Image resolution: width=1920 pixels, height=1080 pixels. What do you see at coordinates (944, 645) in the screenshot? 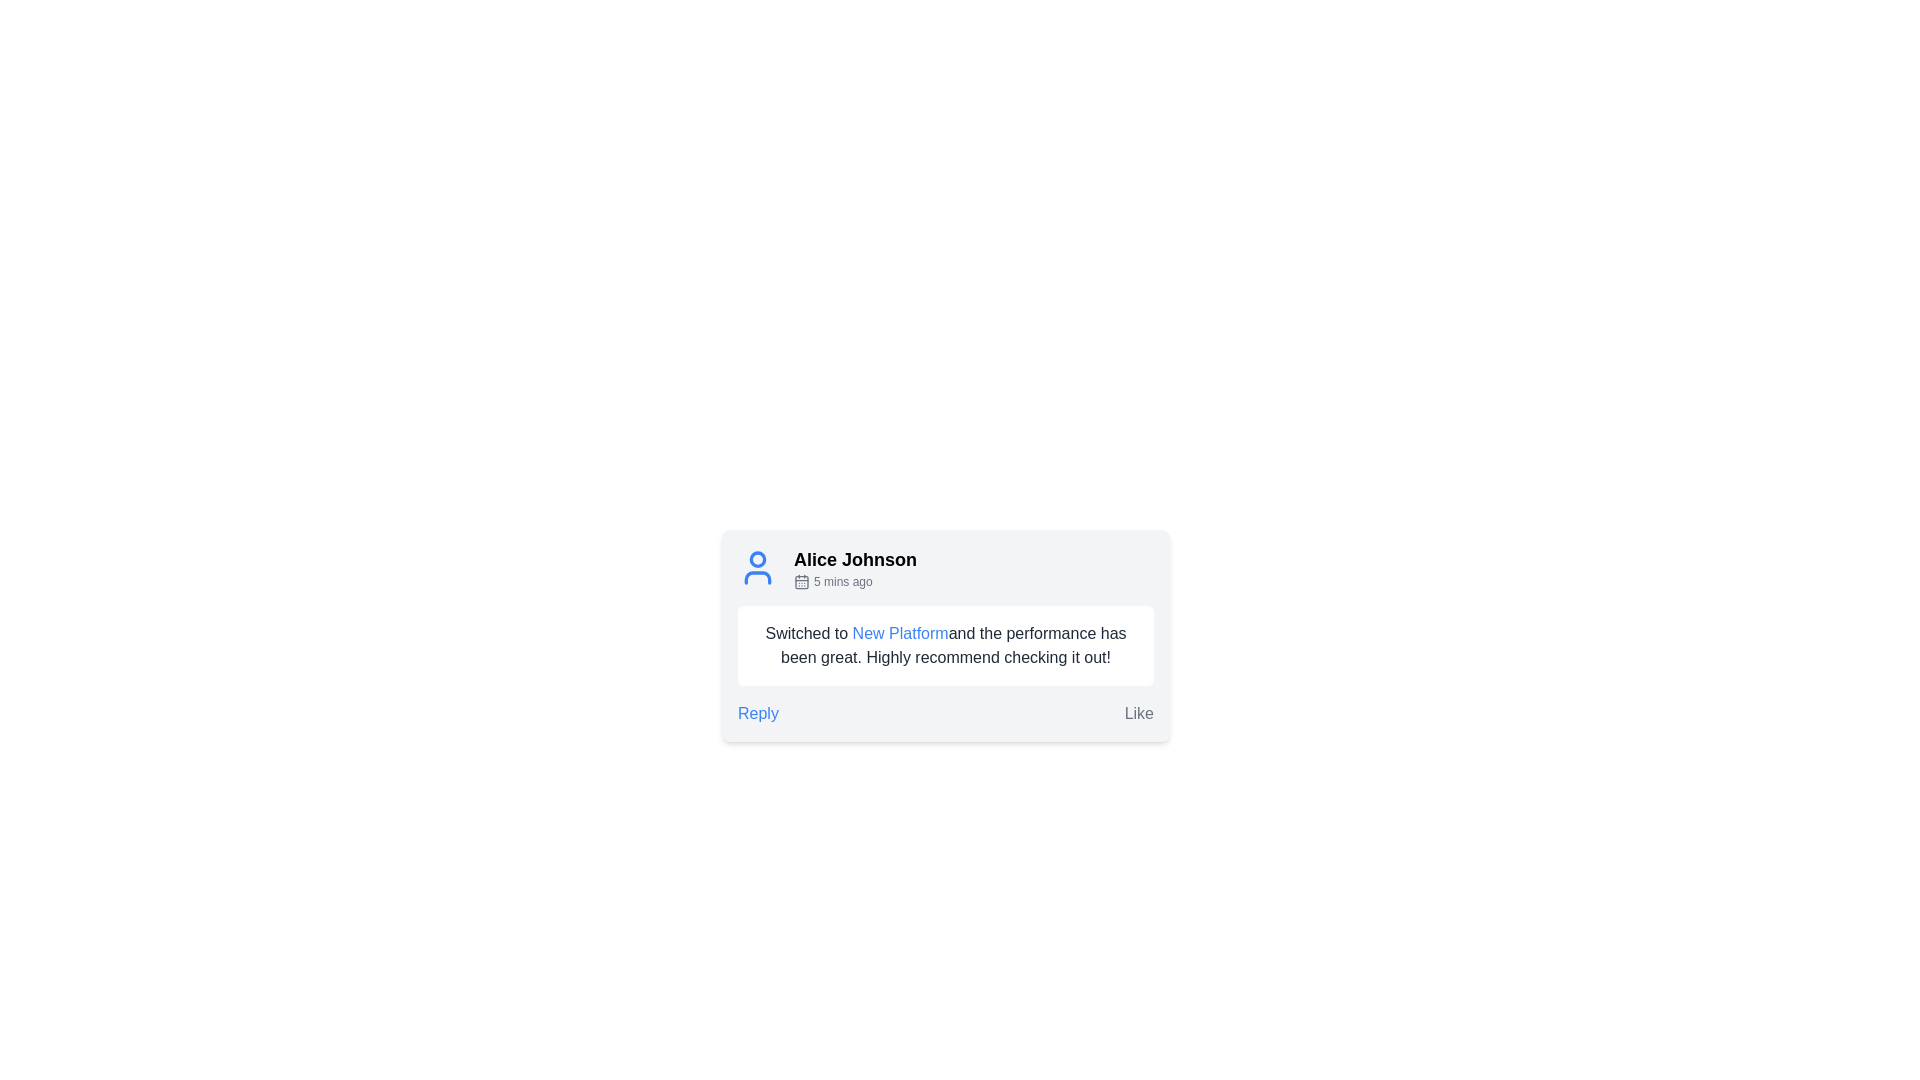
I see `the embedded hyperlink 'New Platform' within the user comment box following 'Alice Johnson'` at bounding box center [944, 645].